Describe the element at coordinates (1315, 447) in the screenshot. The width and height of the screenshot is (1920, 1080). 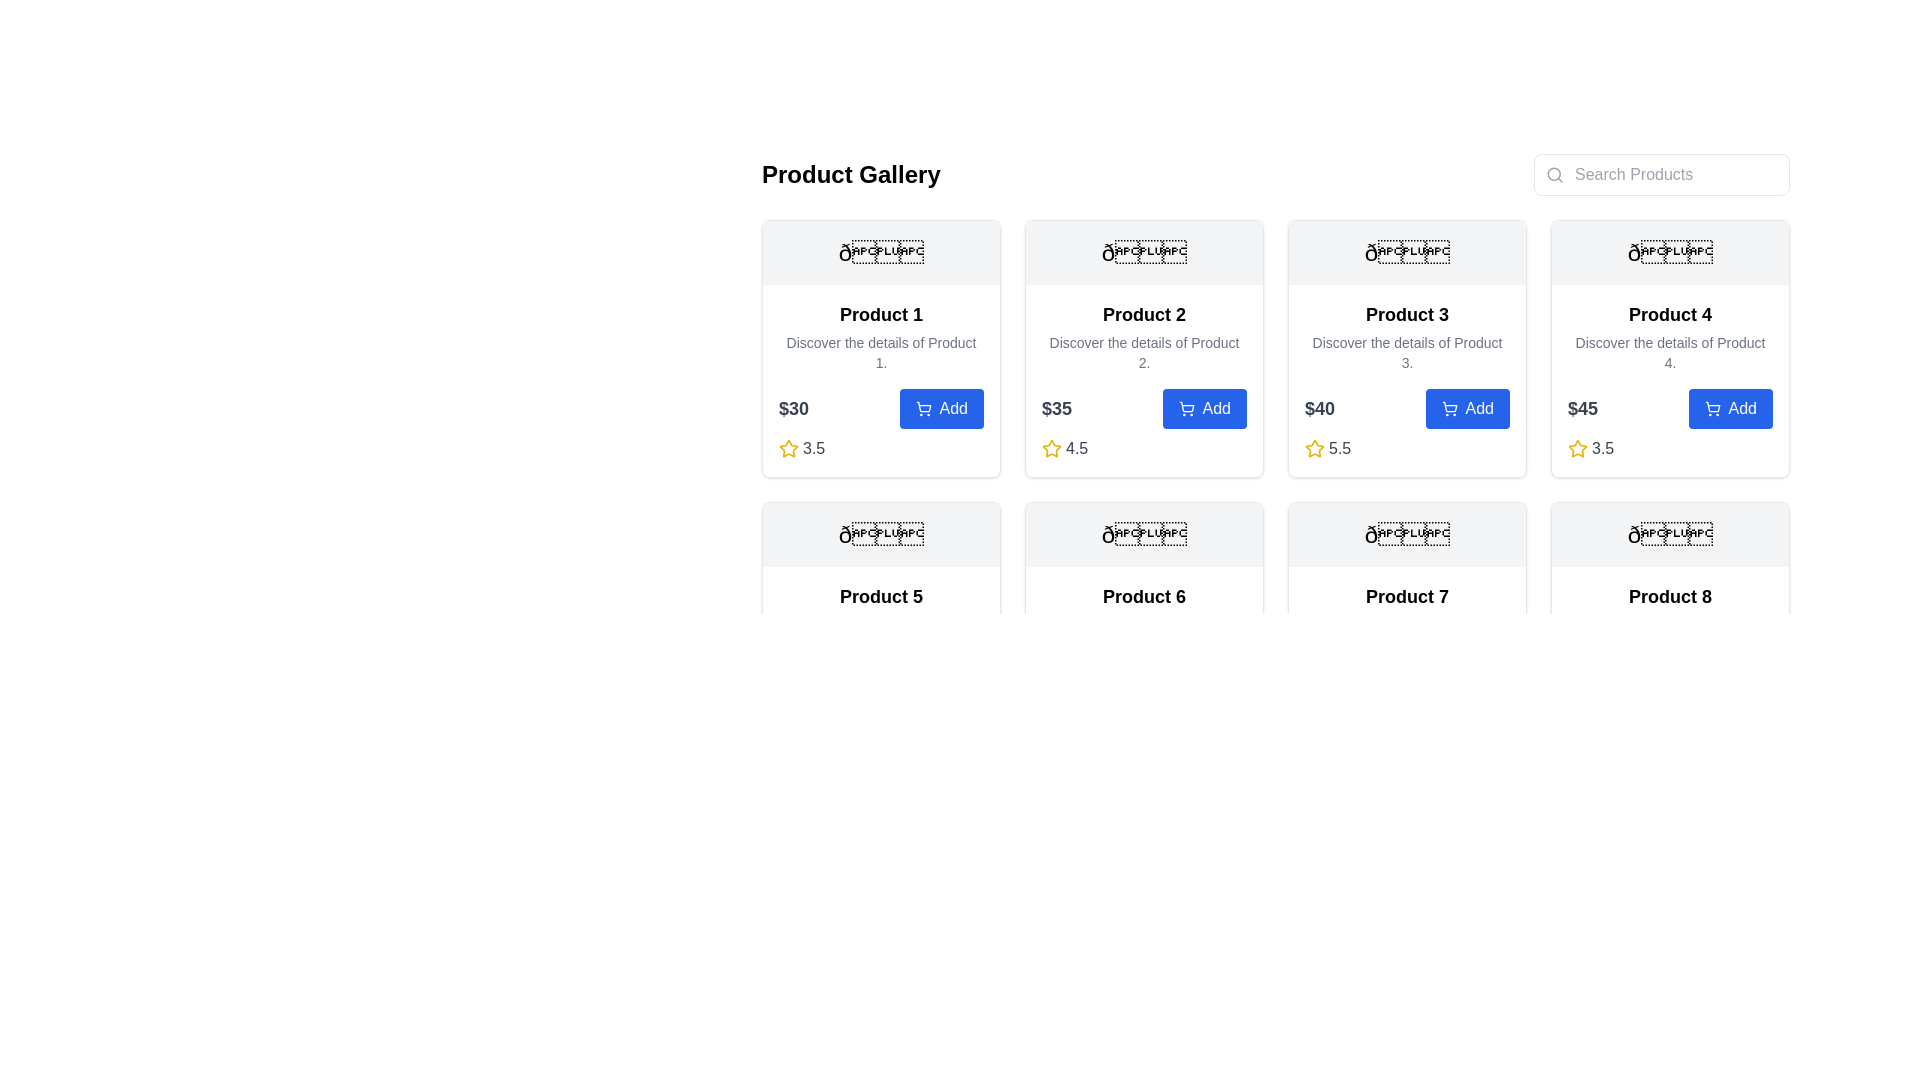
I see `the star rating icon for 'Product 3', which is positioned to the left of the rating value '5.5'` at that location.